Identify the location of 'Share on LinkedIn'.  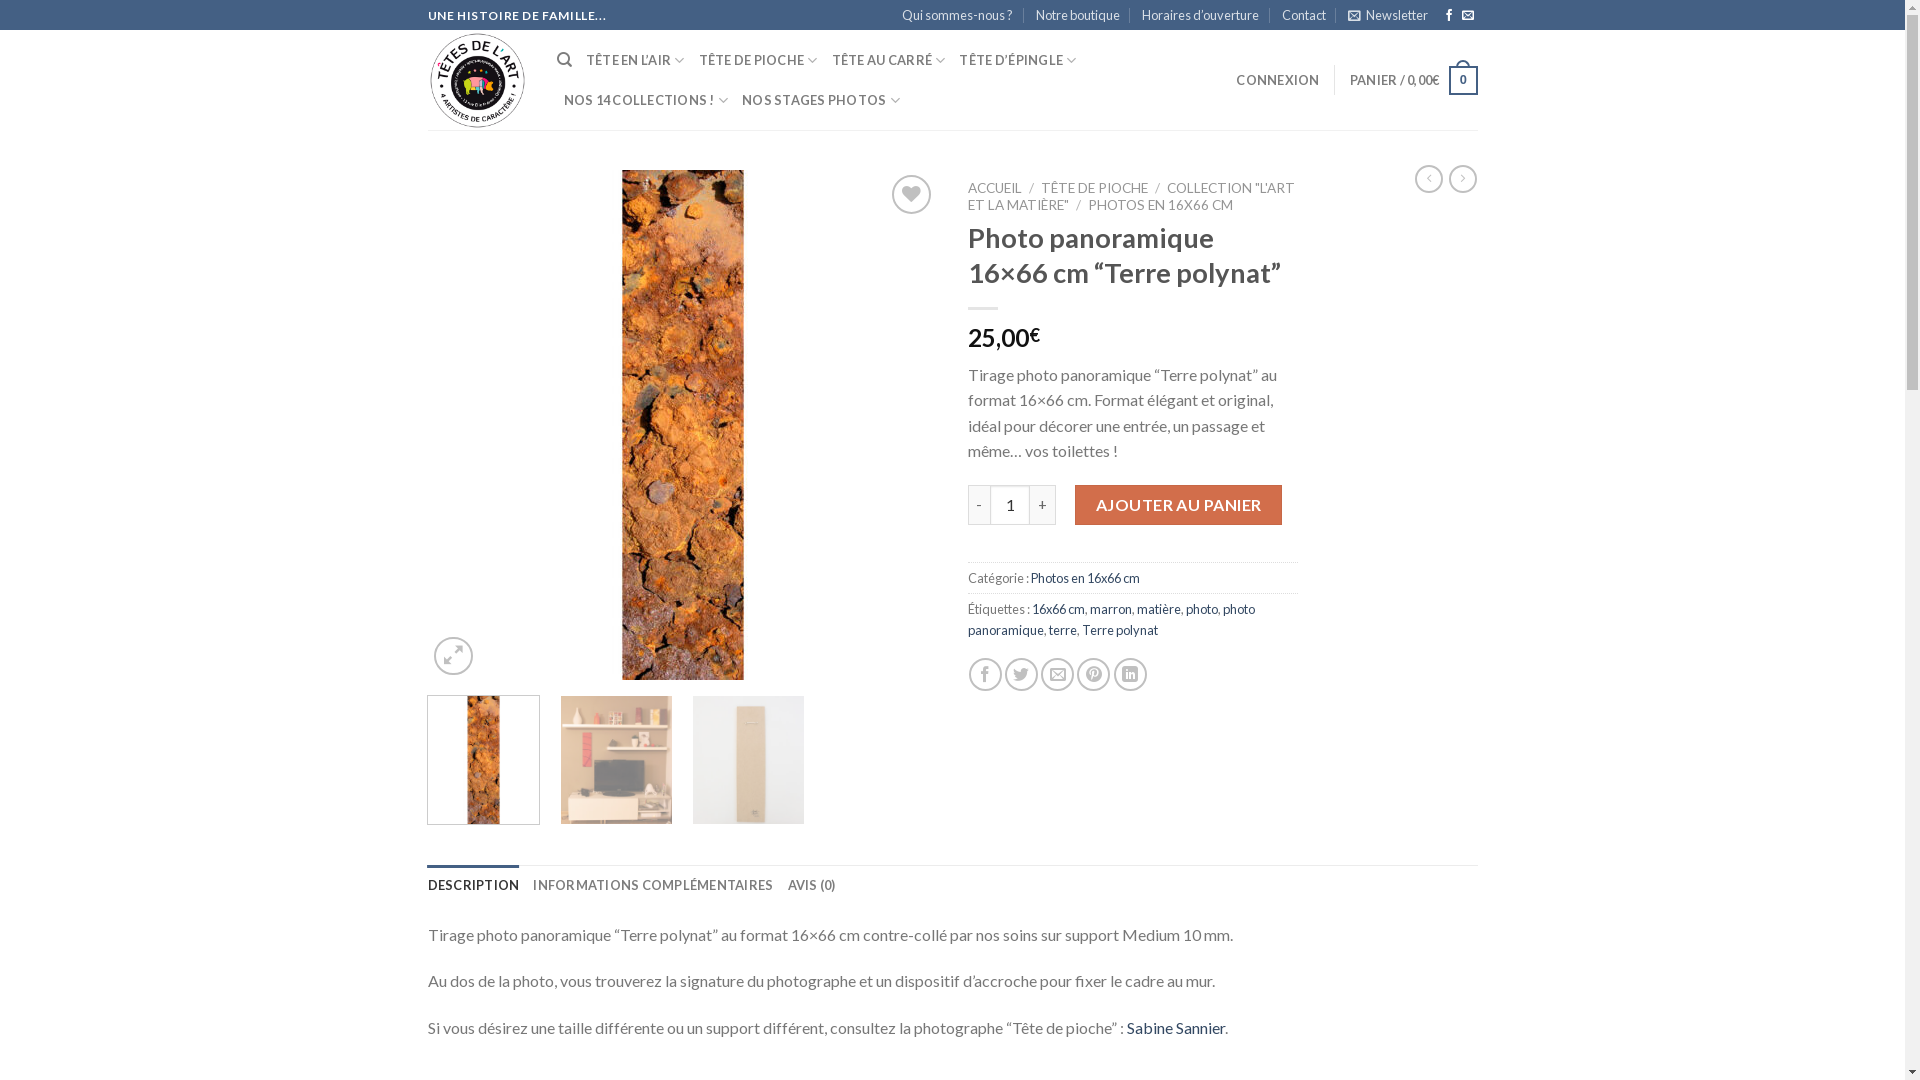
(1130, 674).